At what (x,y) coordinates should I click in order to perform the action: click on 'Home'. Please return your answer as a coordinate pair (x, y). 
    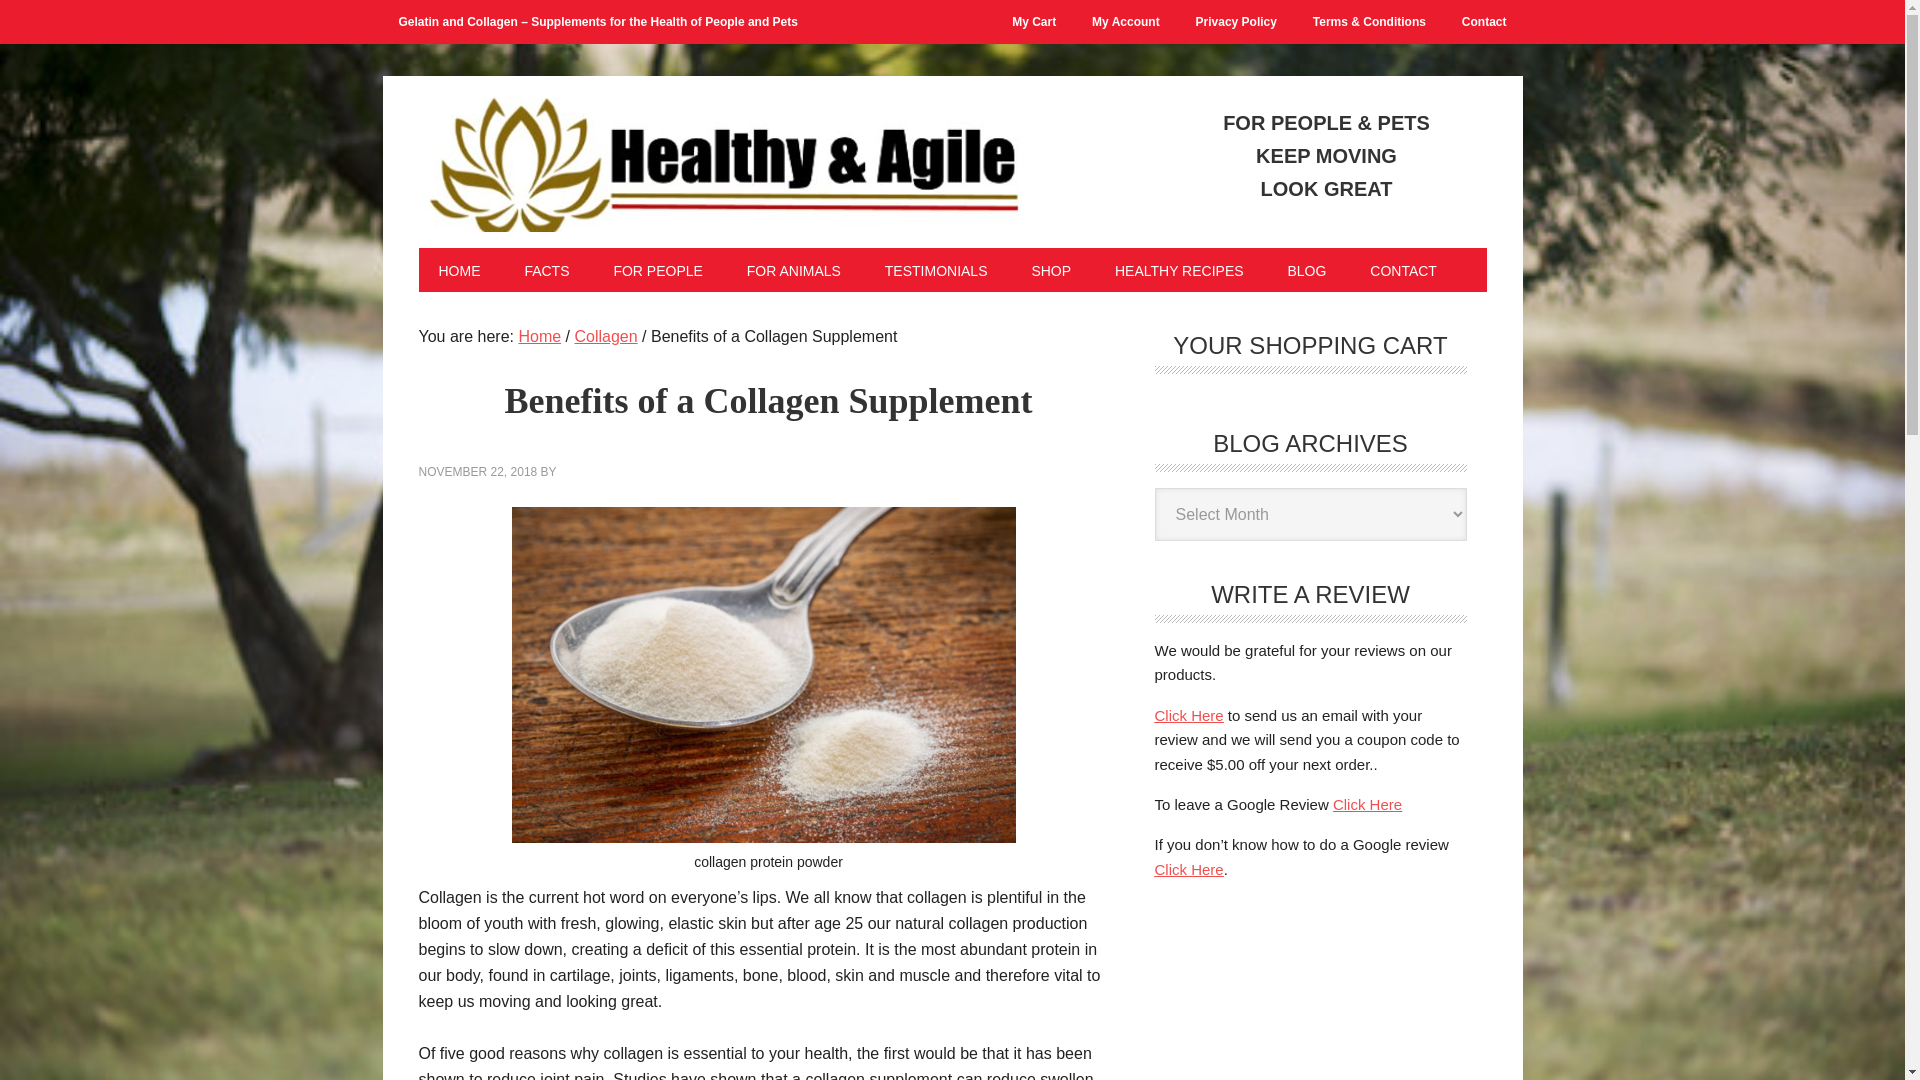
    Looking at the image, I should click on (539, 335).